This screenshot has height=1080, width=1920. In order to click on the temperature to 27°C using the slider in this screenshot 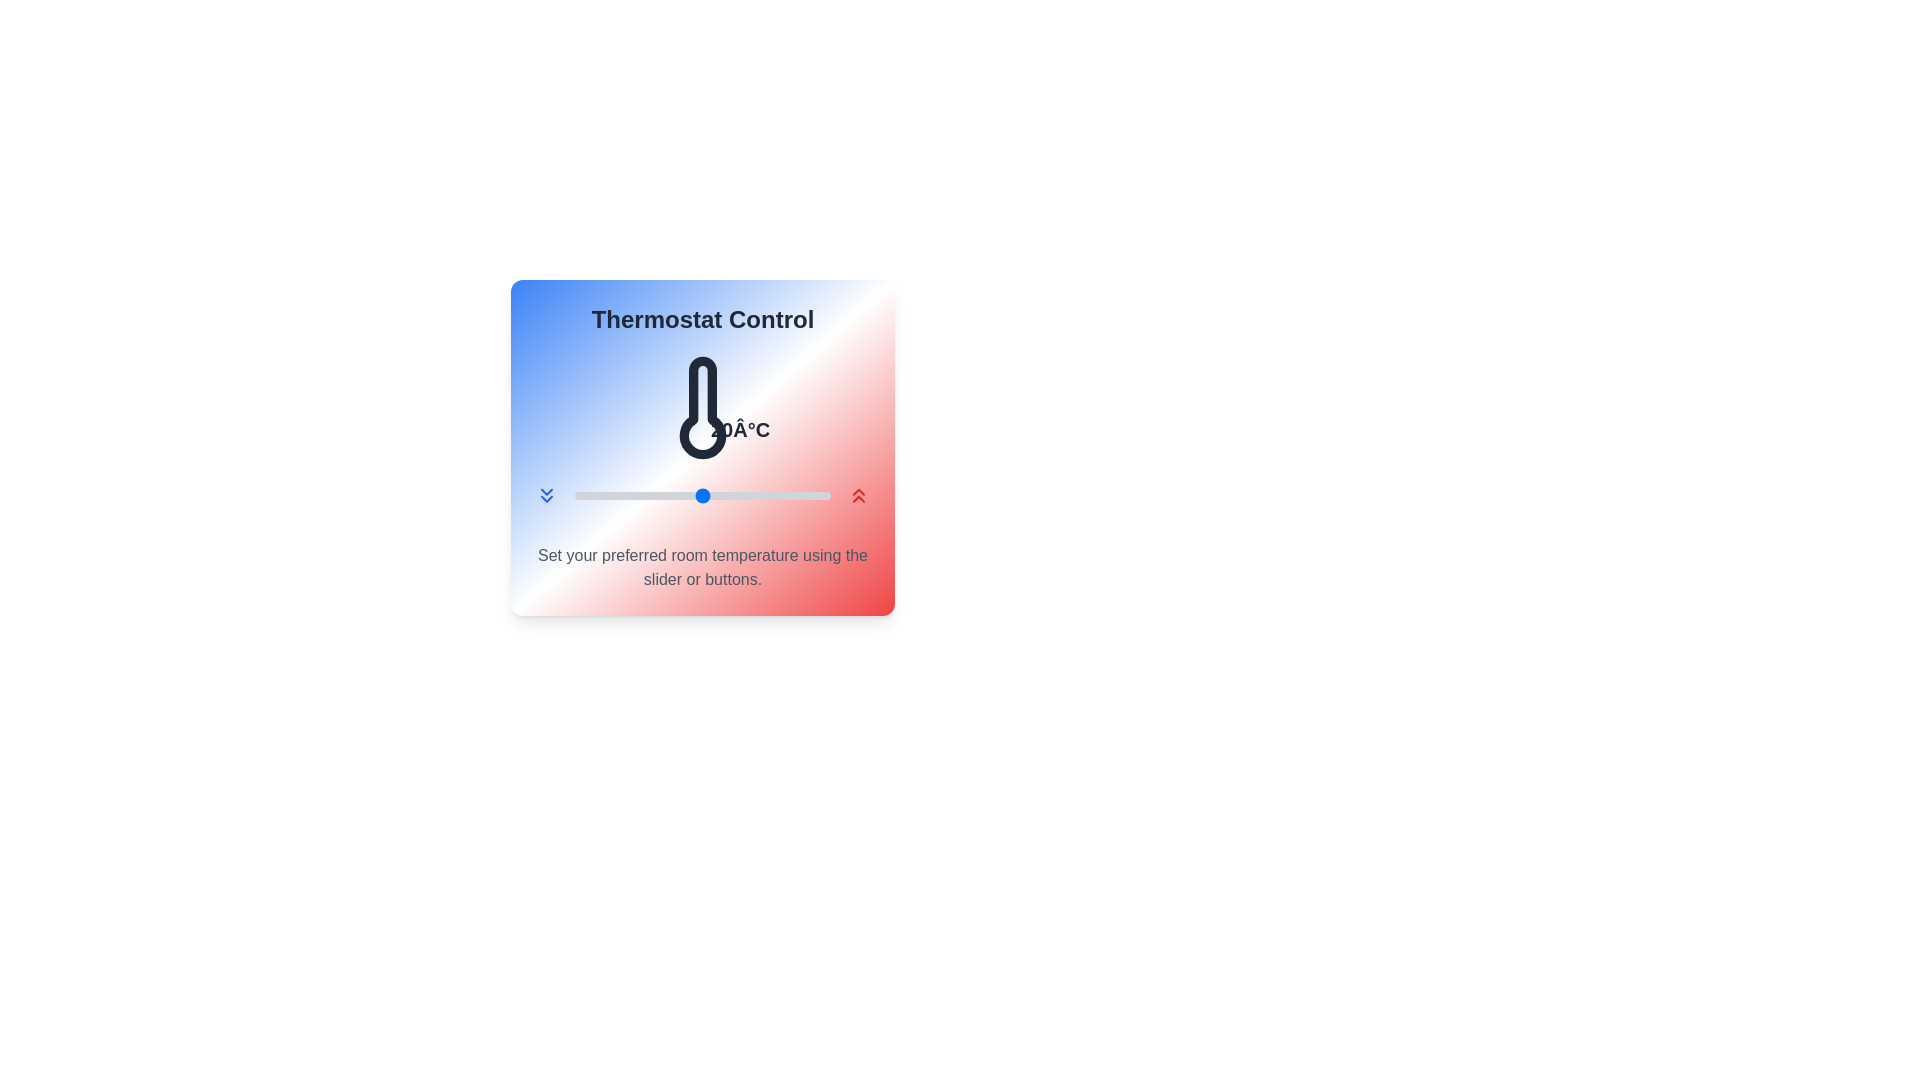, I will do `click(791, 495)`.